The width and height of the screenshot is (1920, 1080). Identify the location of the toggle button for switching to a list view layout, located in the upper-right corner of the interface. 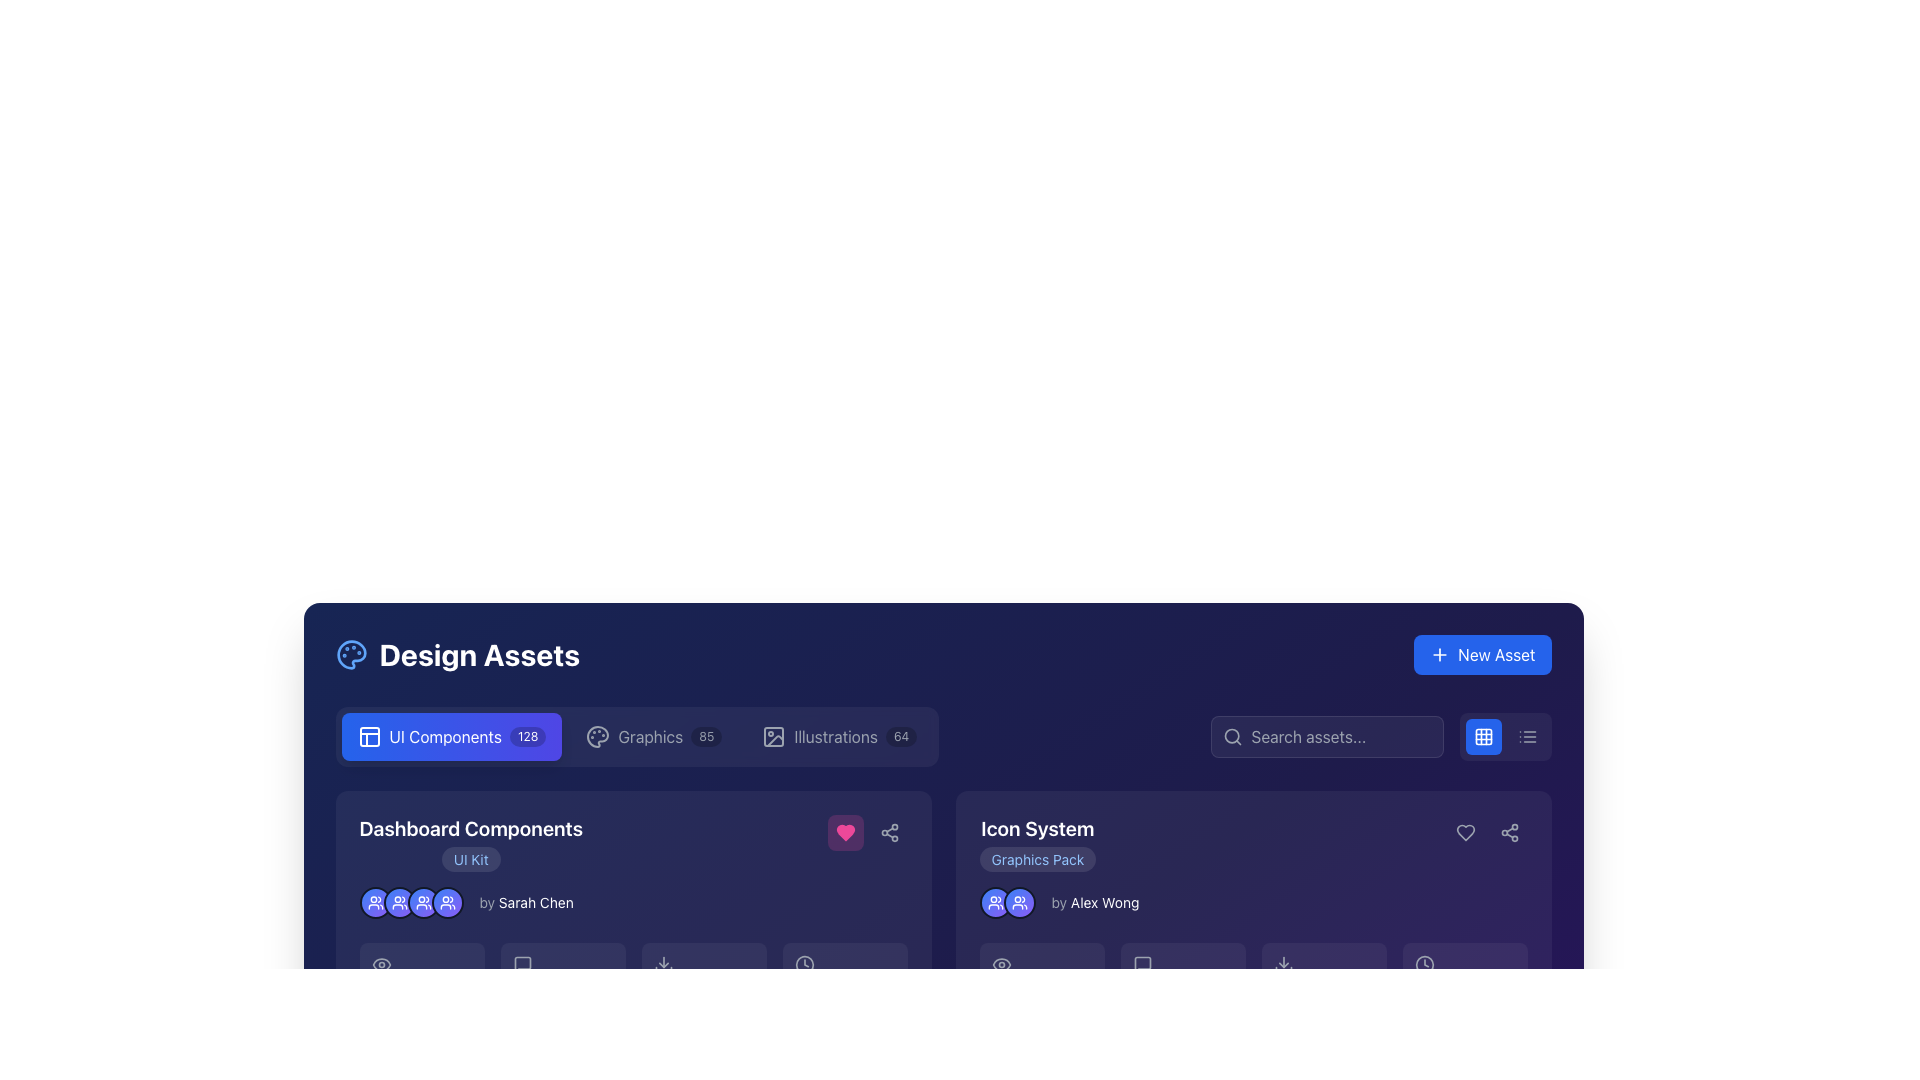
(1526, 736).